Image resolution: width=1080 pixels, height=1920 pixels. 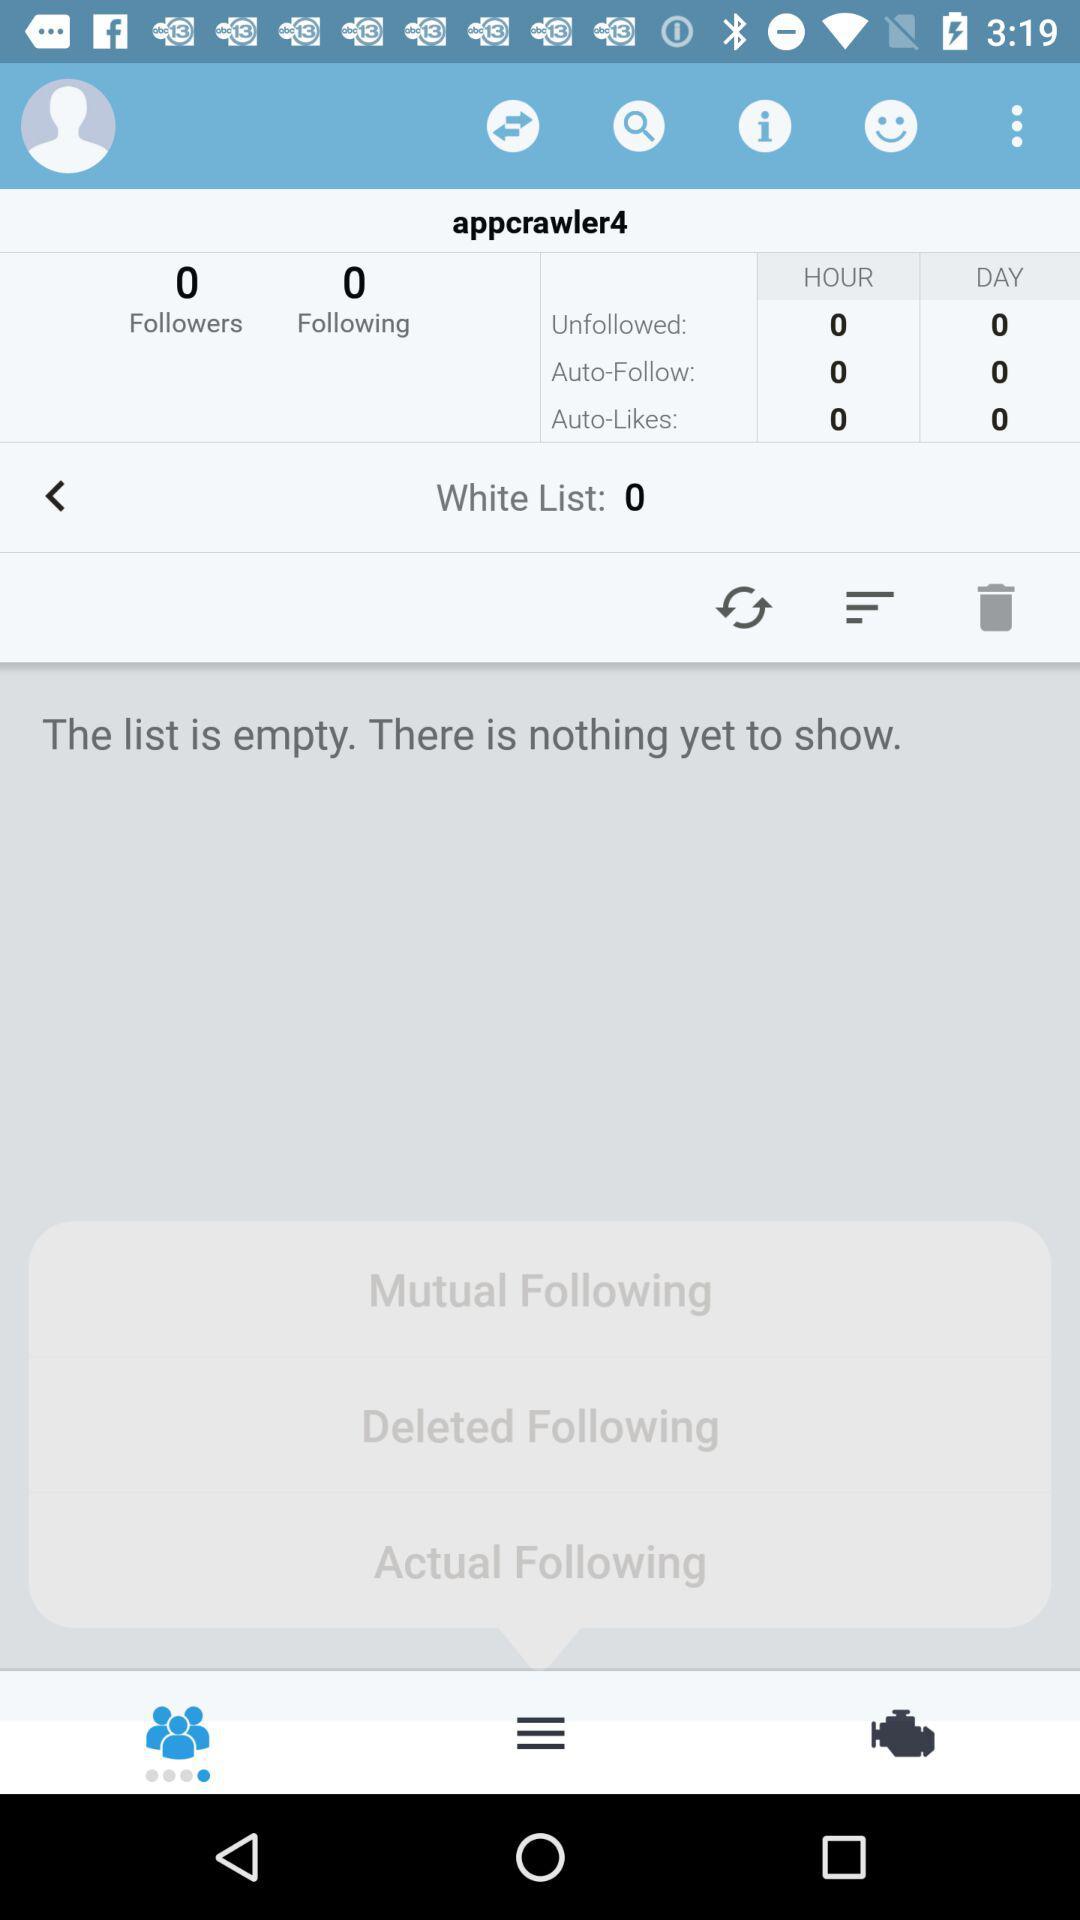 I want to click on back, so click(x=54, y=496).